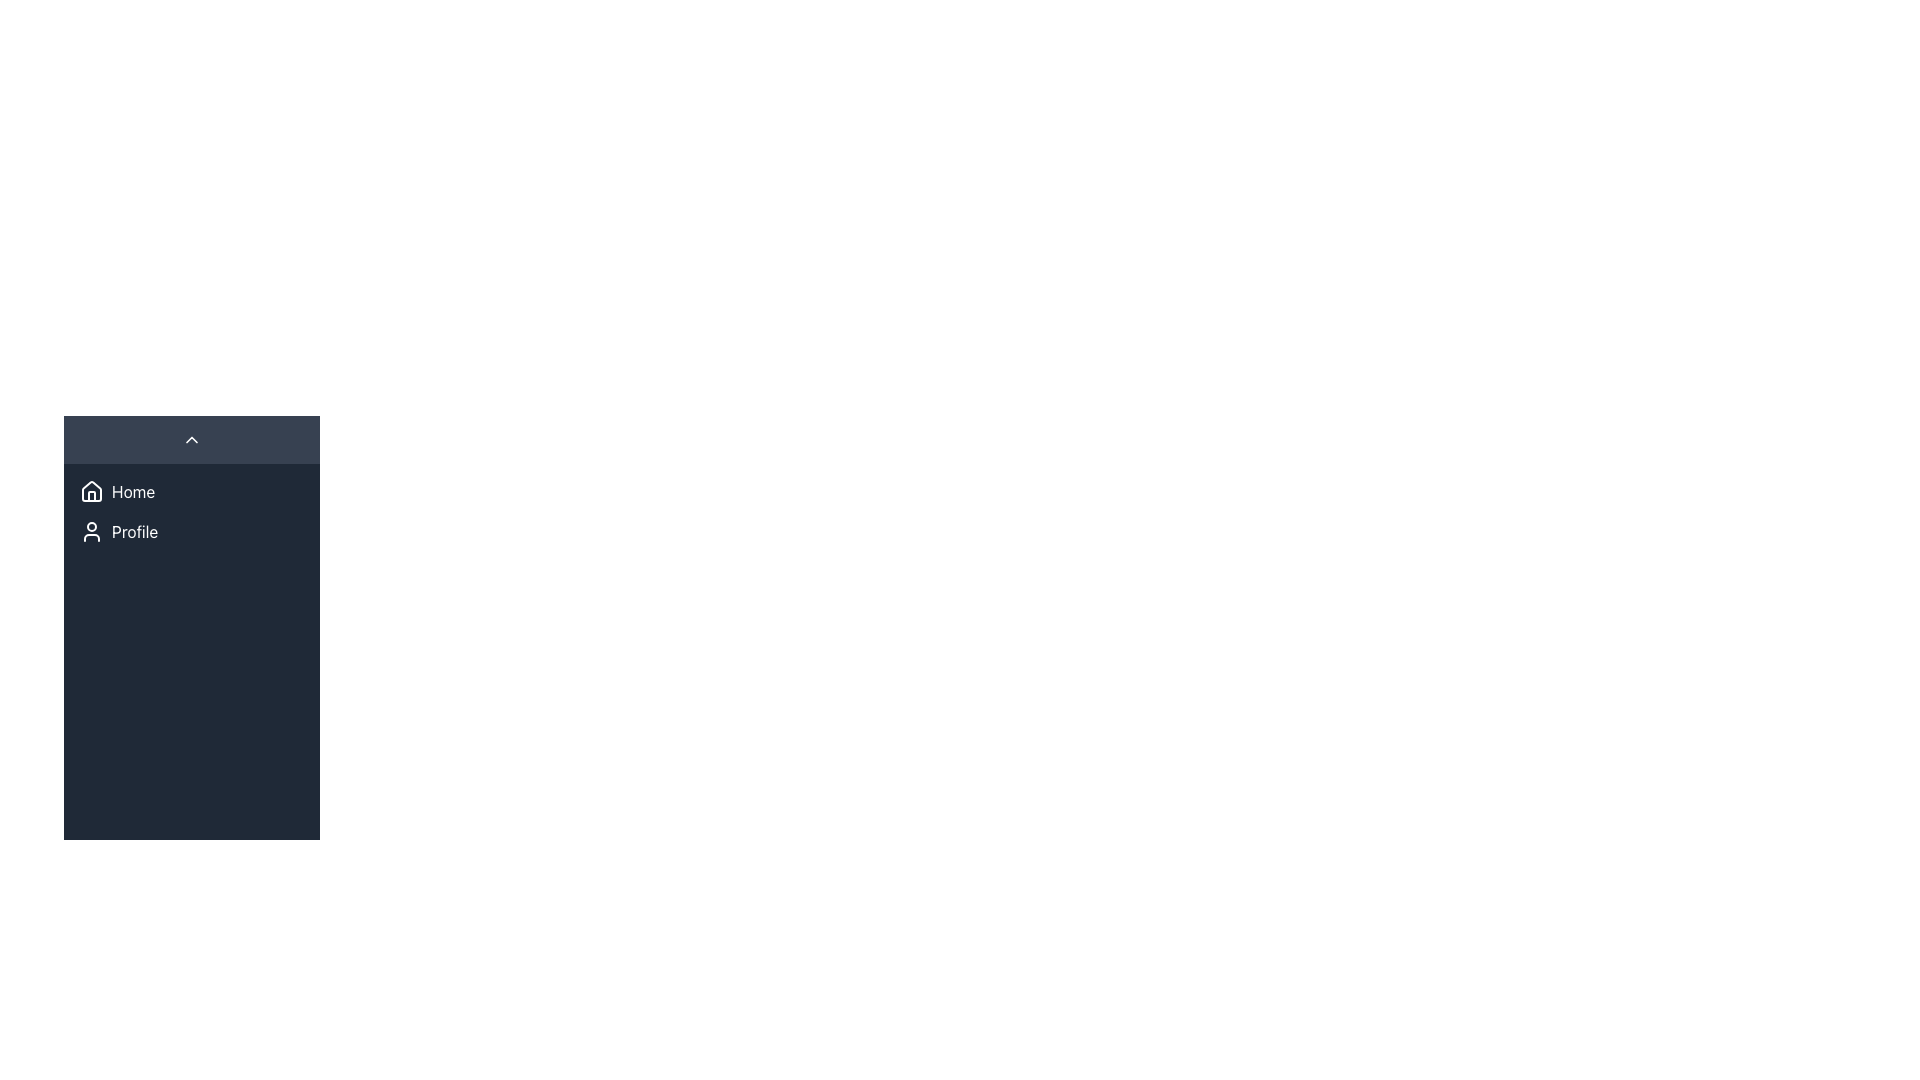  Describe the element at coordinates (134, 531) in the screenshot. I see `the 'Profile' text label in the vertical navigation menu` at that location.